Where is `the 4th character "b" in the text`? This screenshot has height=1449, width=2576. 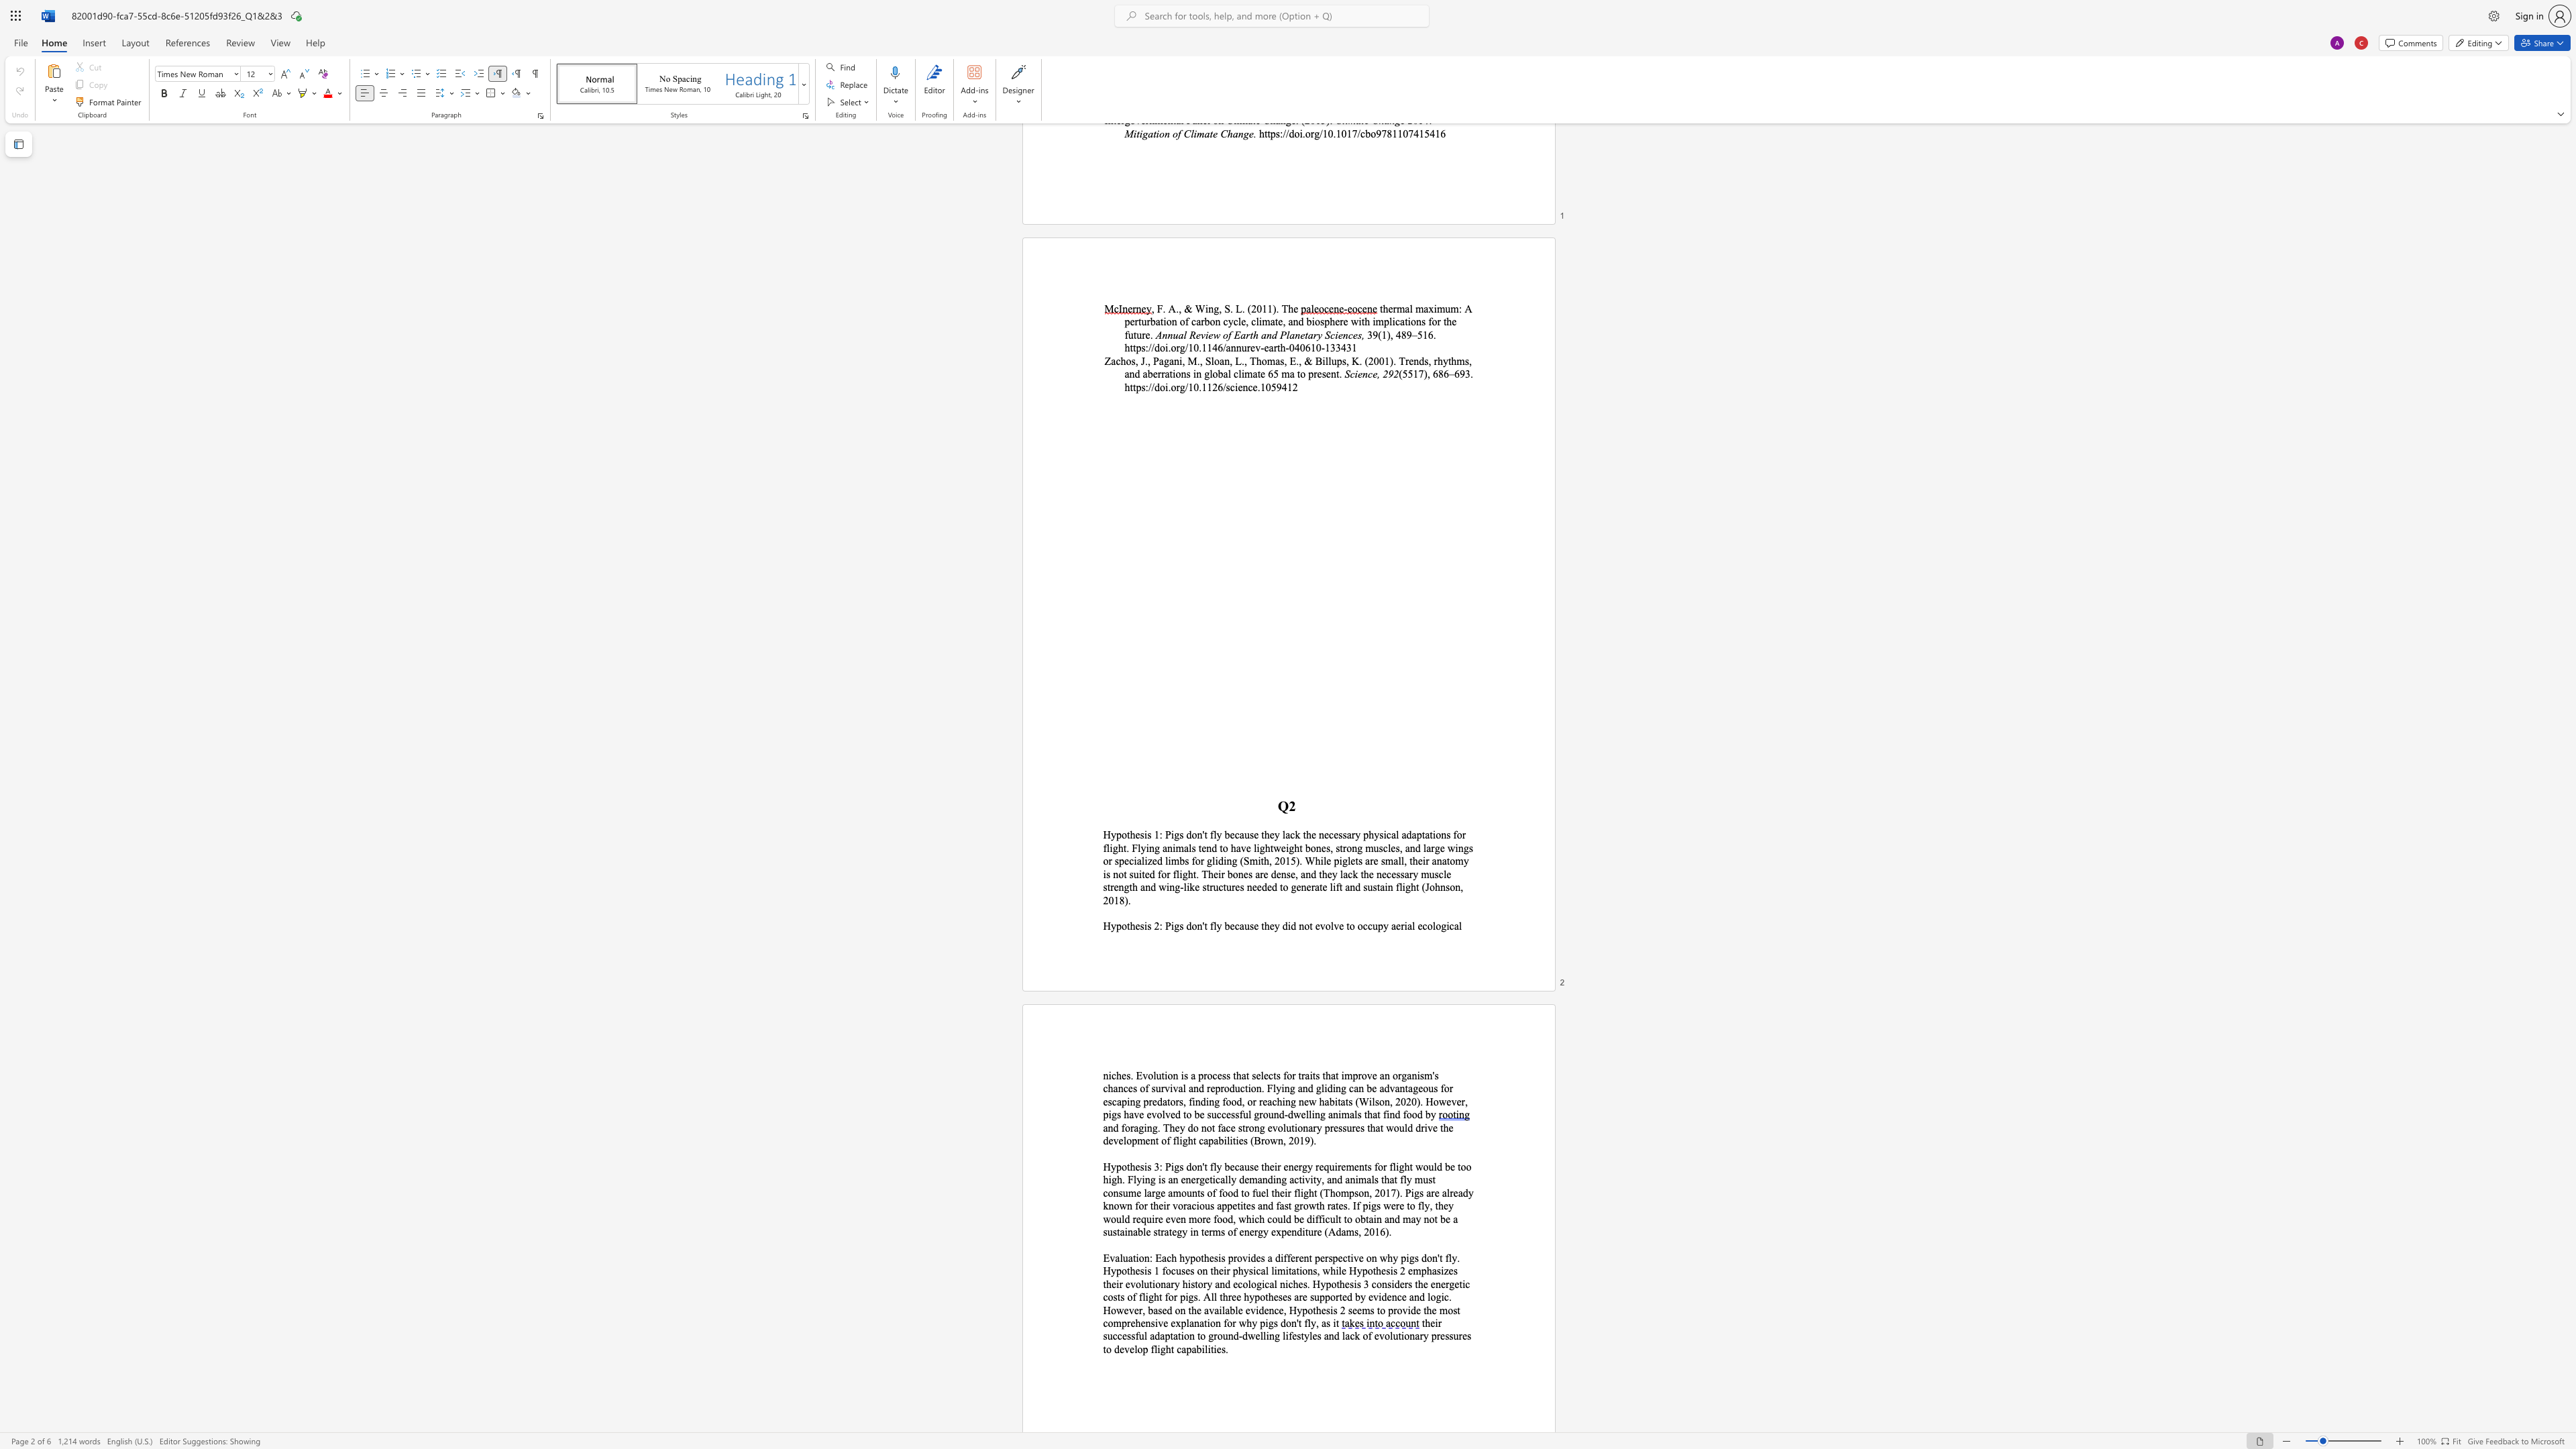 the 4th character "b" in the text is located at coordinates (1138, 1231).